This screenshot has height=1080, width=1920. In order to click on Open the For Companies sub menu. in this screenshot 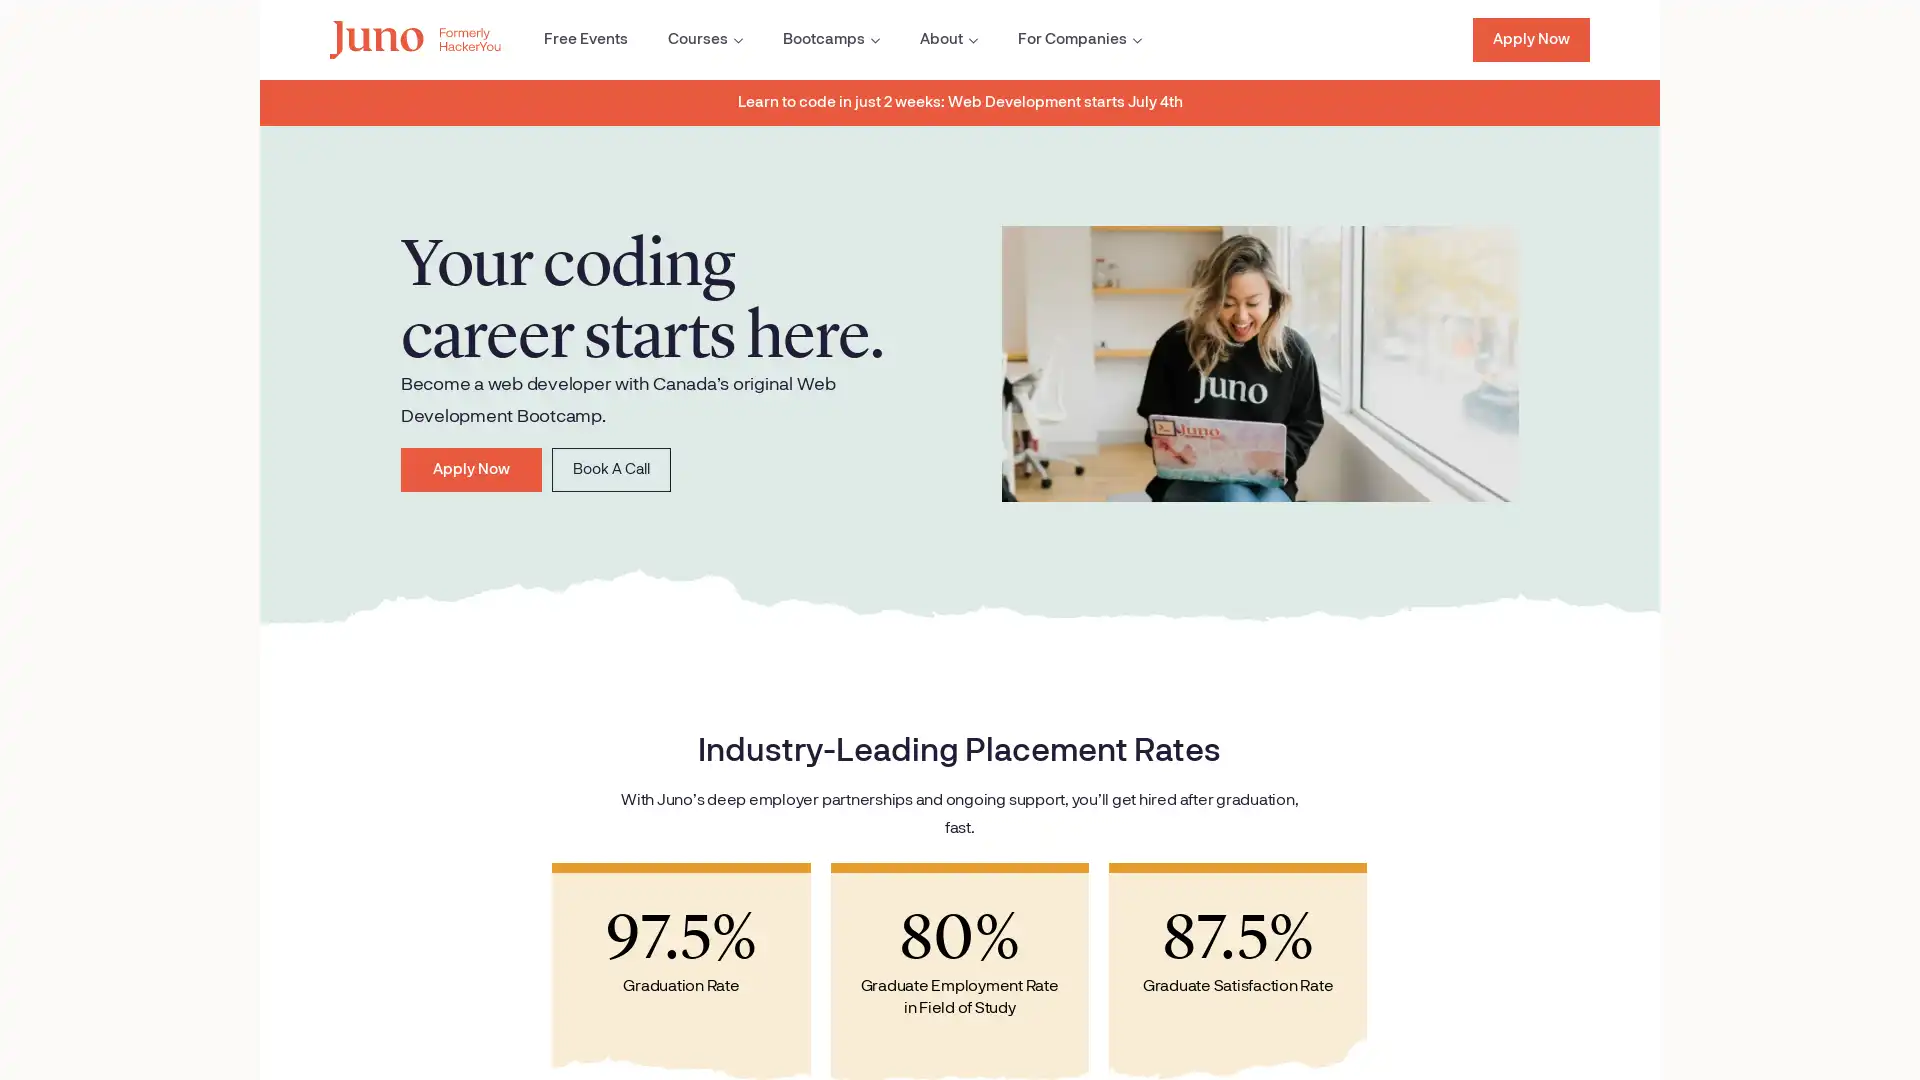, I will do `click(1061, 39)`.